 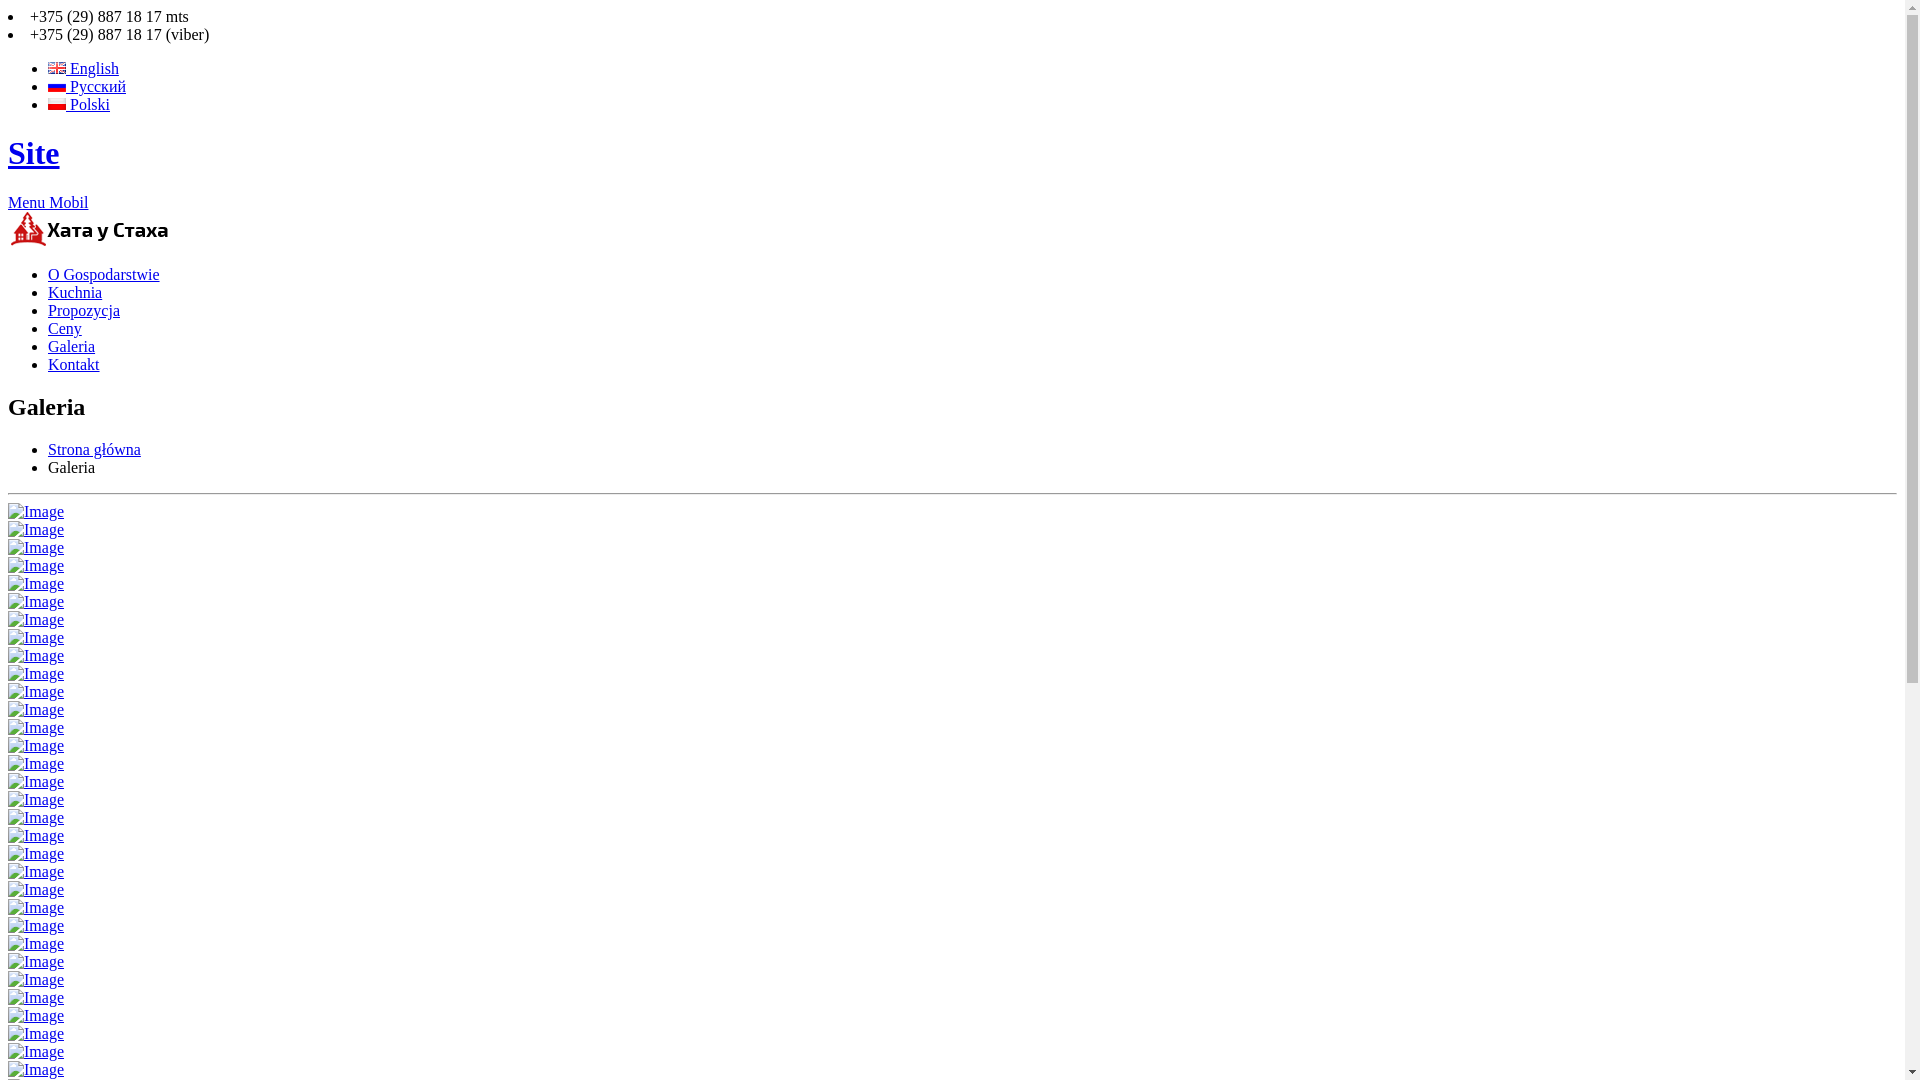 I want to click on 'Kuchnia', so click(x=48, y=292).